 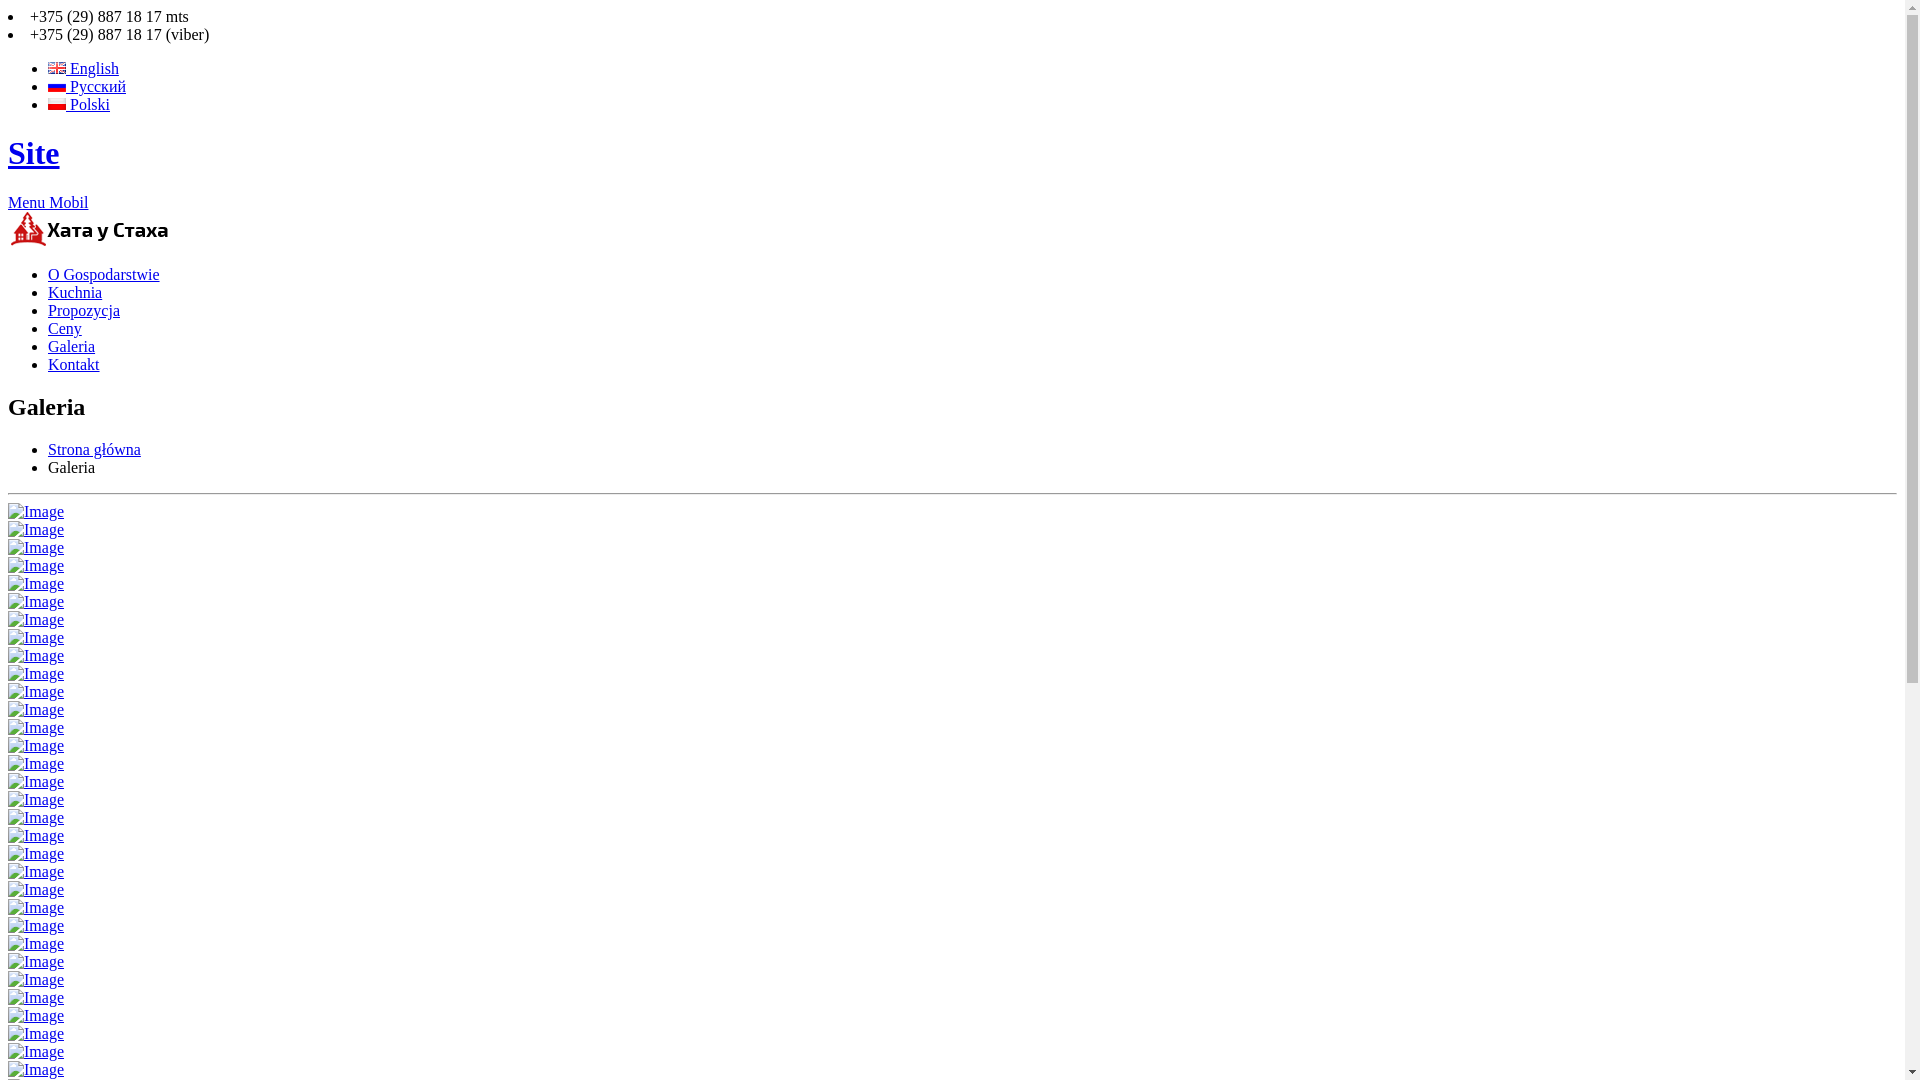 I want to click on 'Kuchnia', so click(x=48, y=292).